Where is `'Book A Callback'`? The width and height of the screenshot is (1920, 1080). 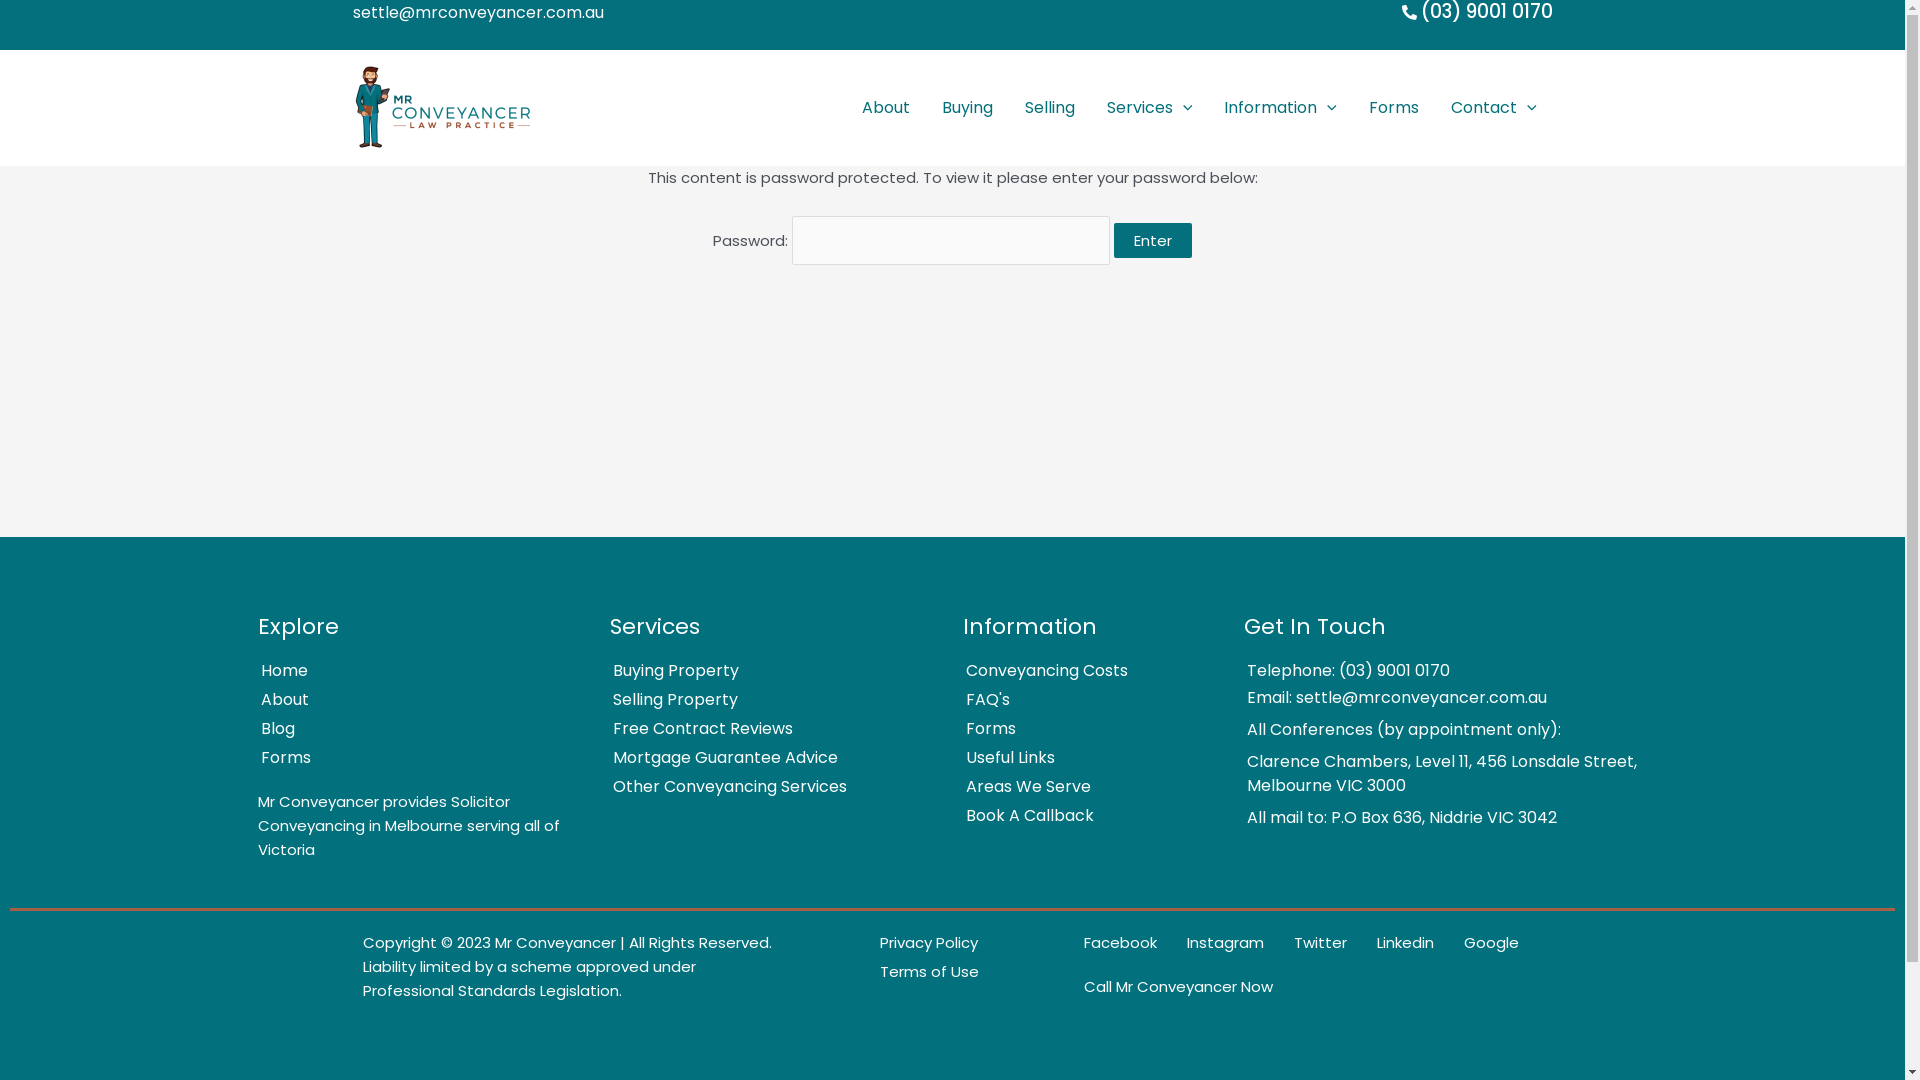 'Book A Callback' is located at coordinates (1079, 816).